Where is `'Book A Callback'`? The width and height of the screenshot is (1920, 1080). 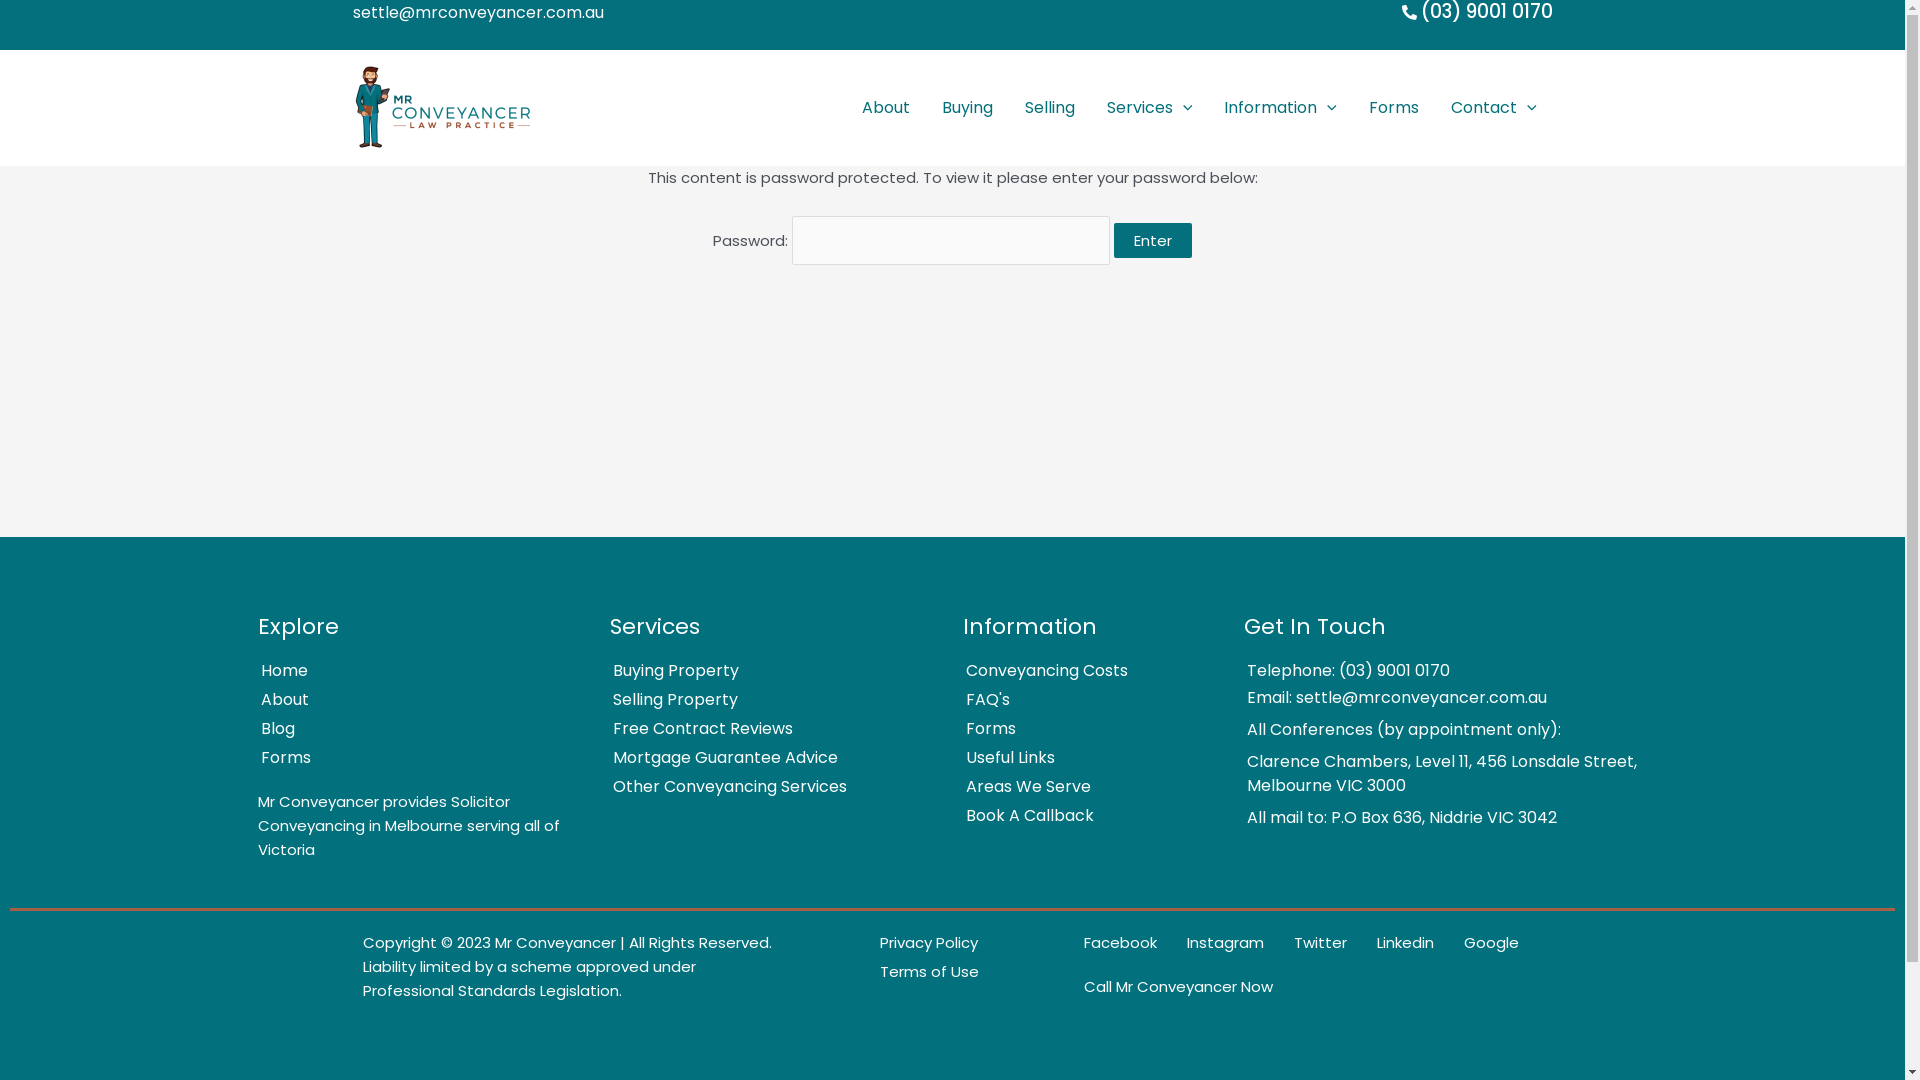 'Book A Callback' is located at coordinates (1079, 816).